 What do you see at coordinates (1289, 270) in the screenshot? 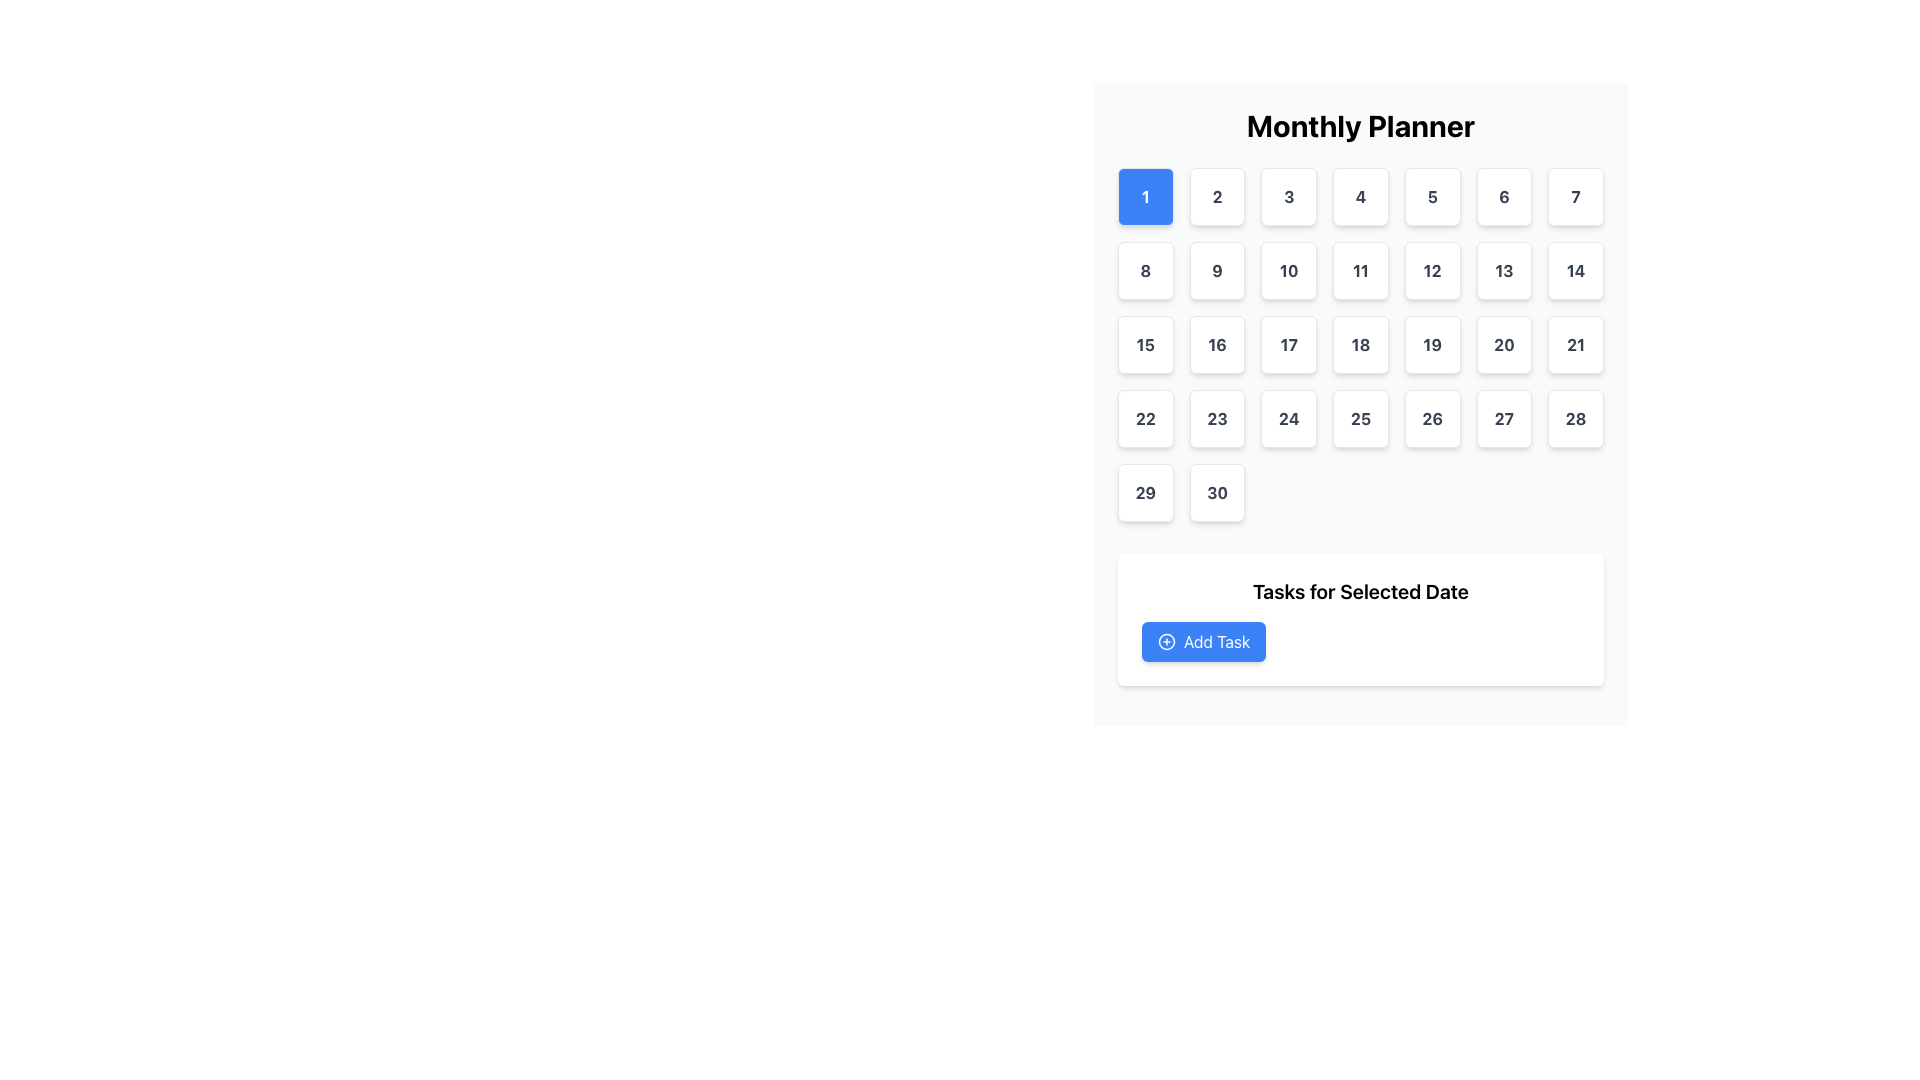
I see `the square button with rounded corners displaying the number '10' in a calendar grid layout` at bounding box center [1289, 270].